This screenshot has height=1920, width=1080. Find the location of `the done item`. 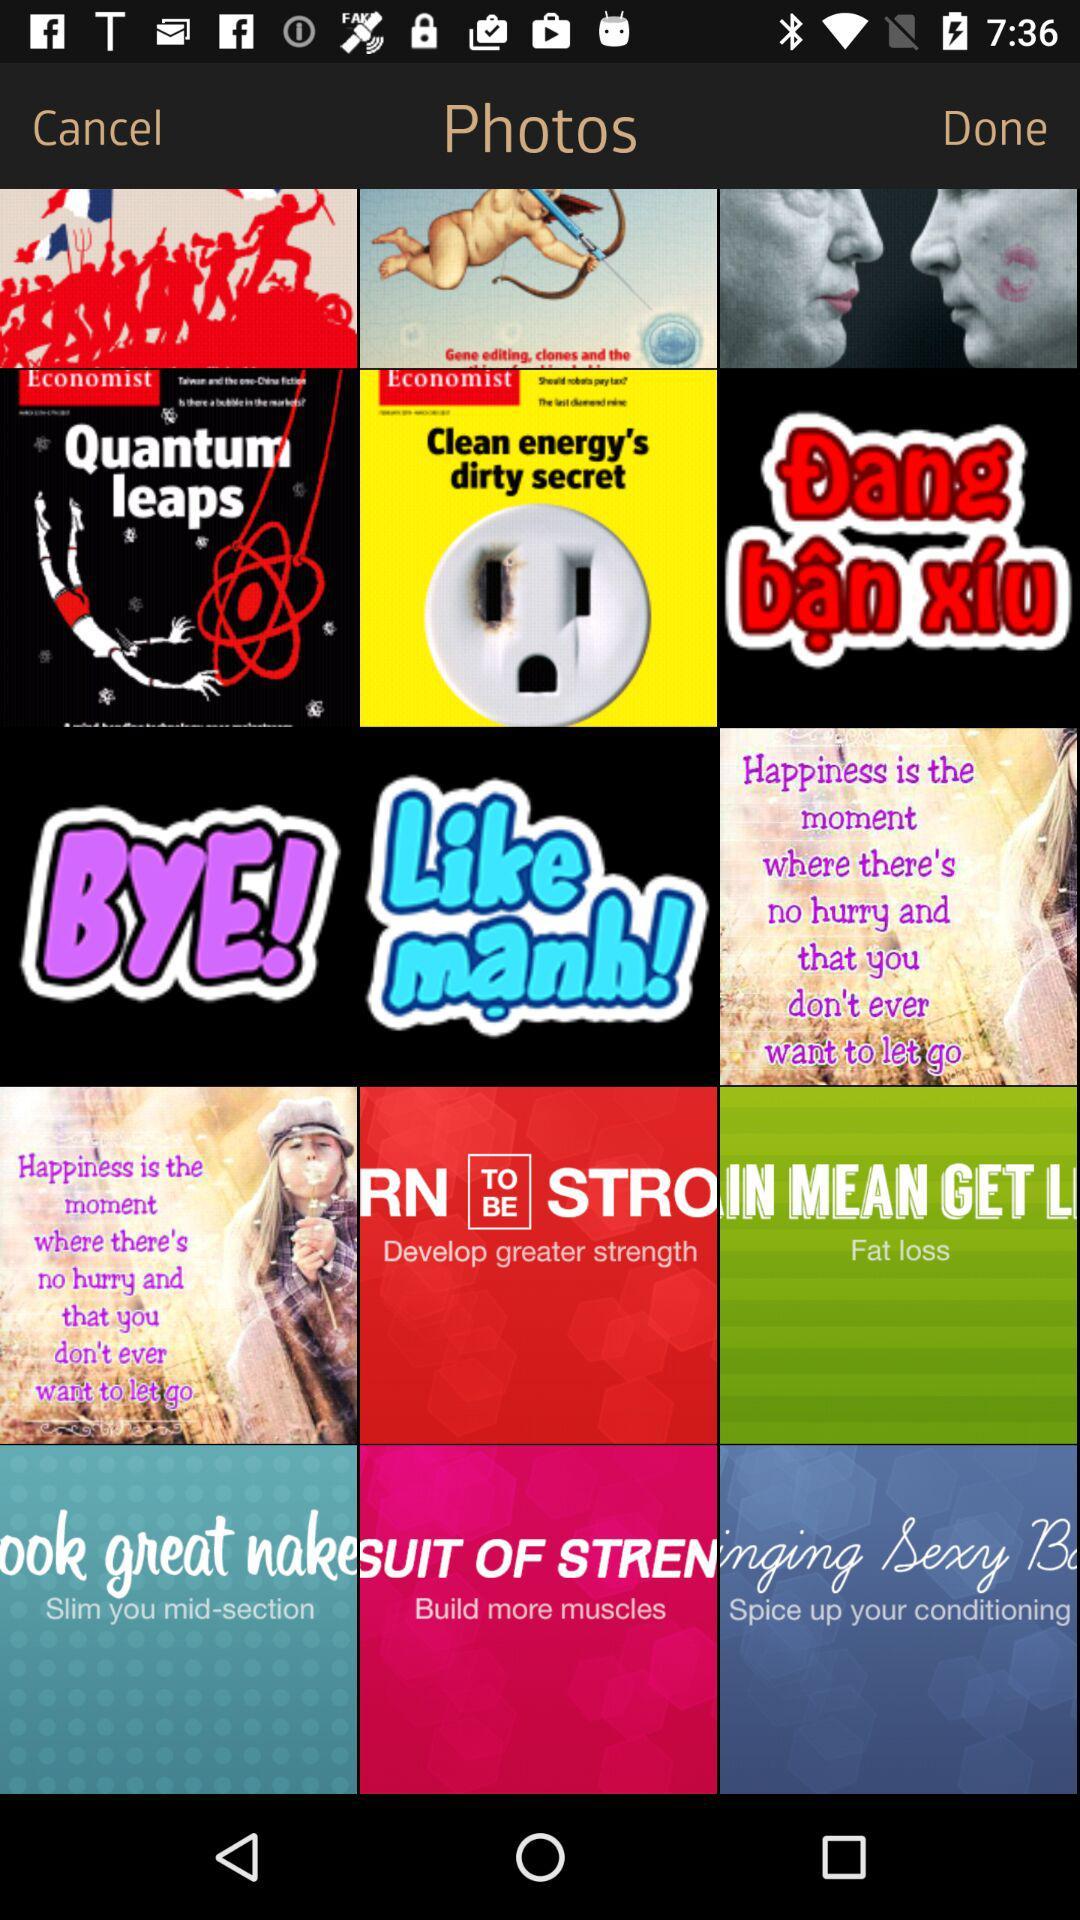

the done item is located at coordinates (1010, 124).